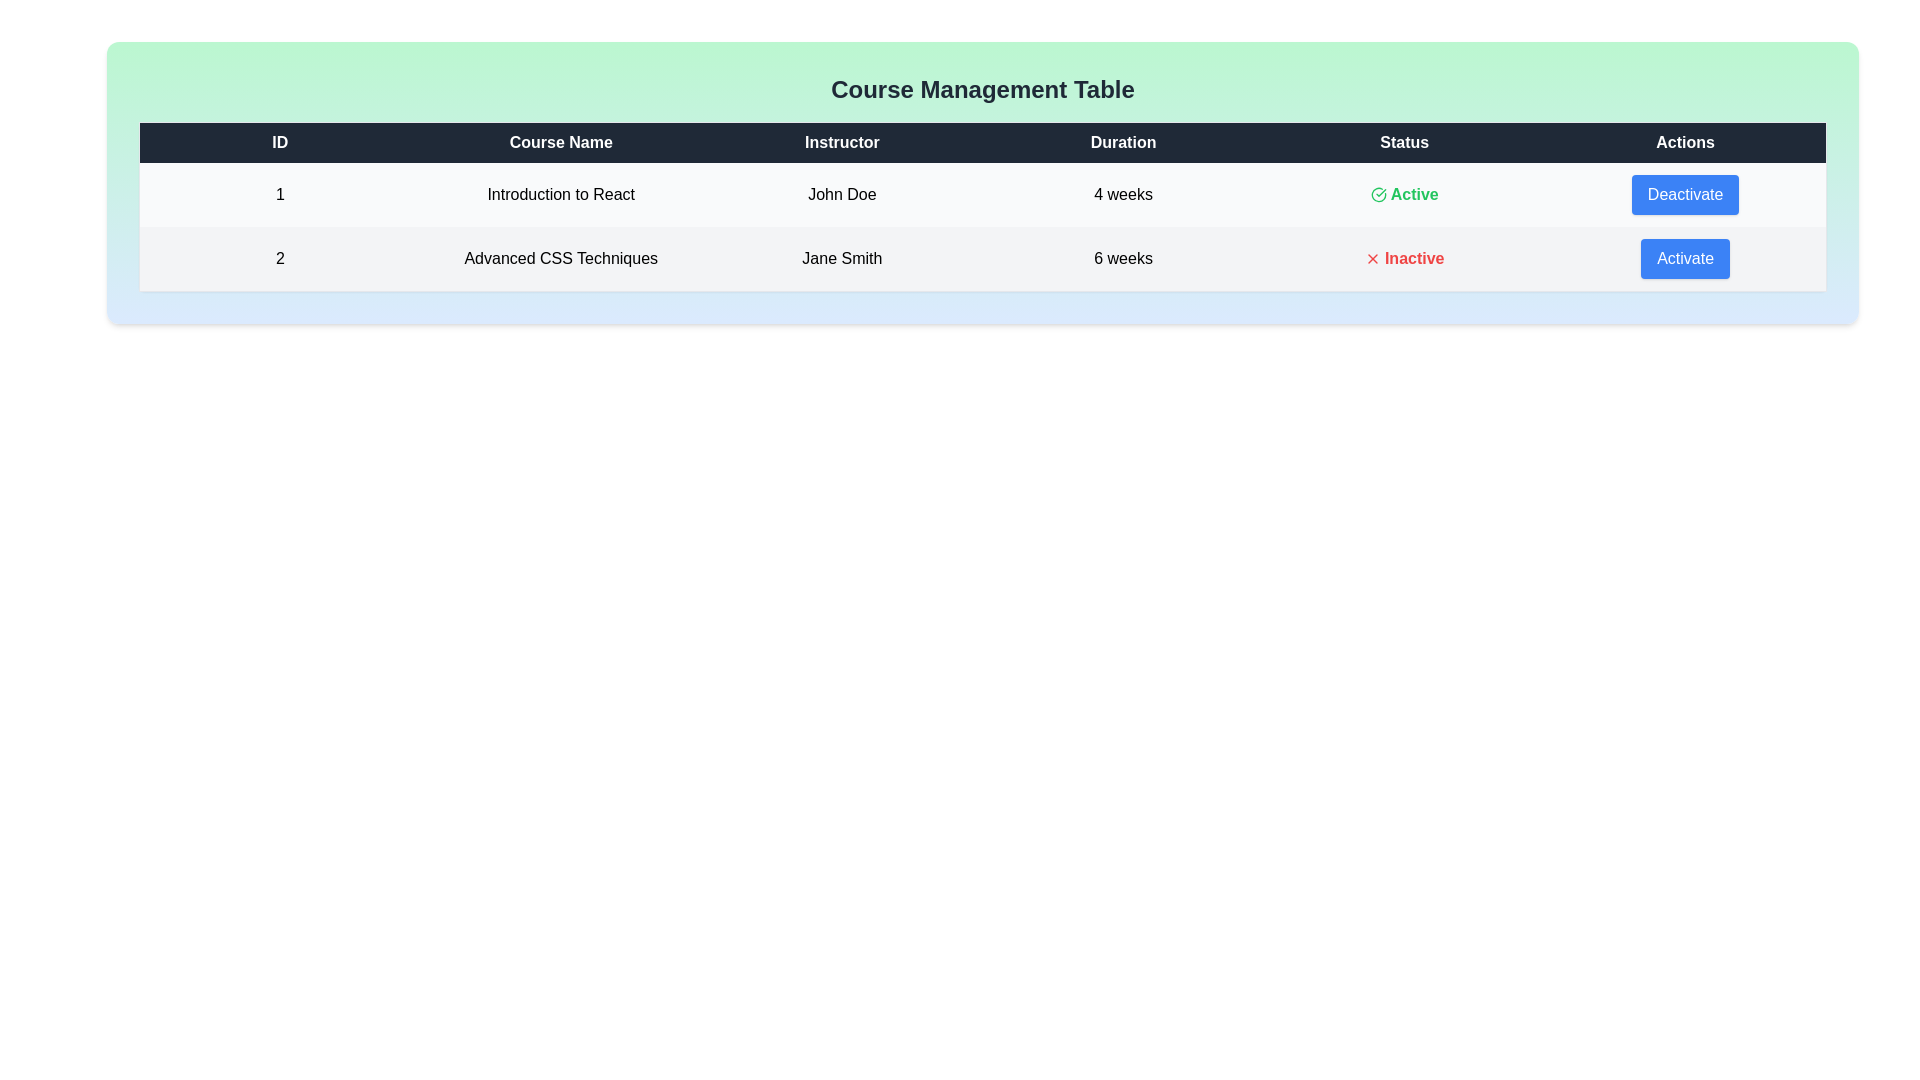  I want to click on the text element displaying 'John Doe', which is located in the Instructor column of the first course row in the table, so click(842, 195).